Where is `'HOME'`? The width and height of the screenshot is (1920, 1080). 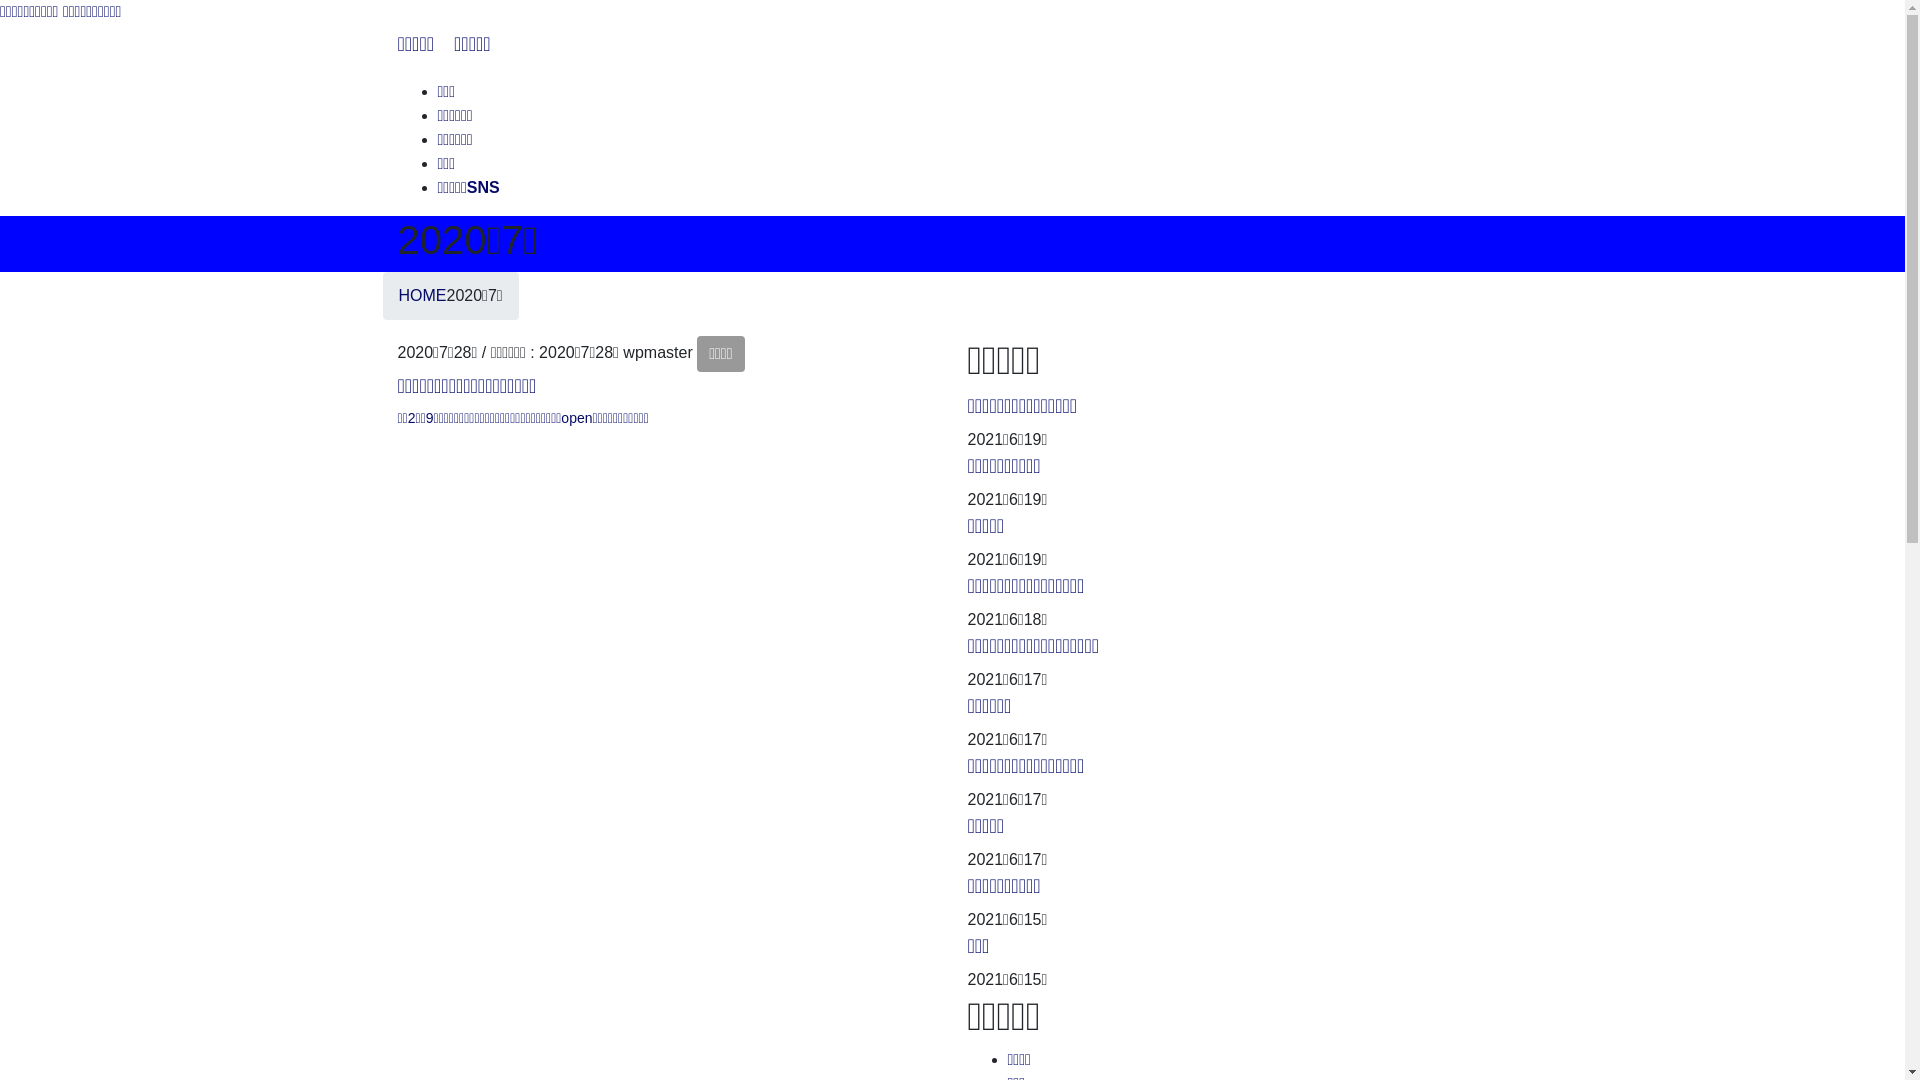
'HOME' is located at coordinates (421, 295).